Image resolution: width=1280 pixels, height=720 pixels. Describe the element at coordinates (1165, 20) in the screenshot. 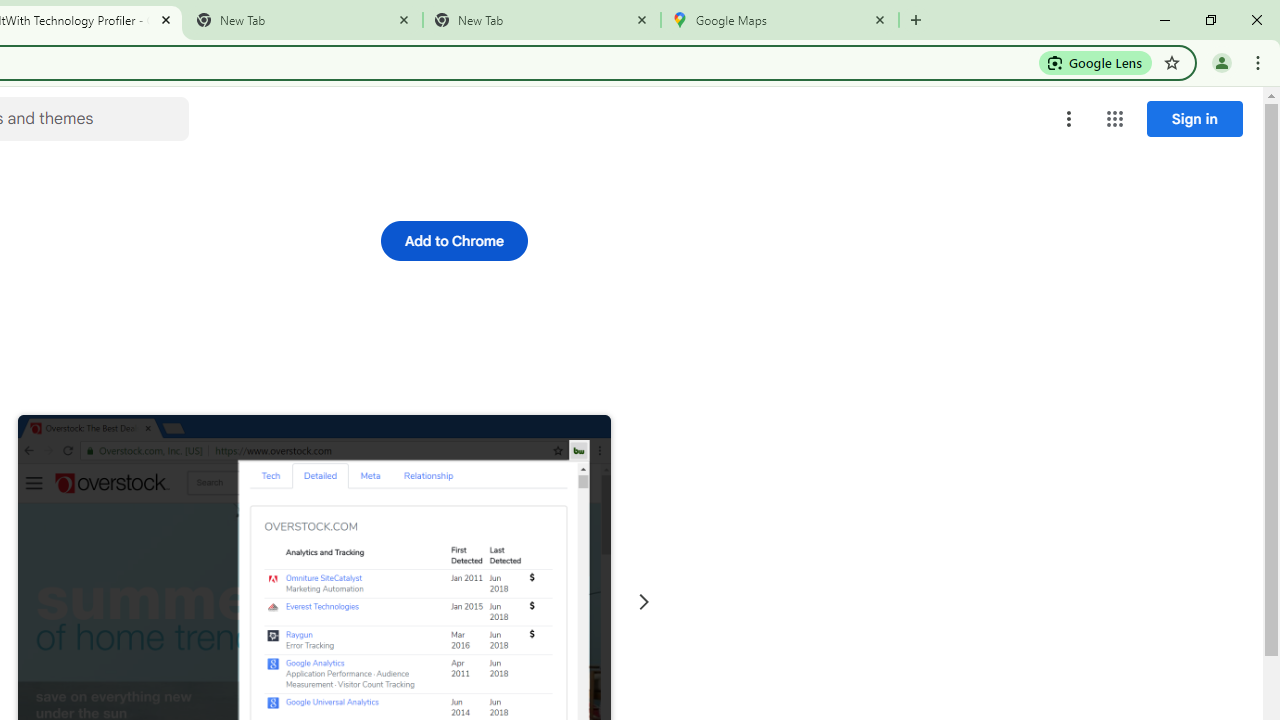

I see `'Minimize'` at that location.